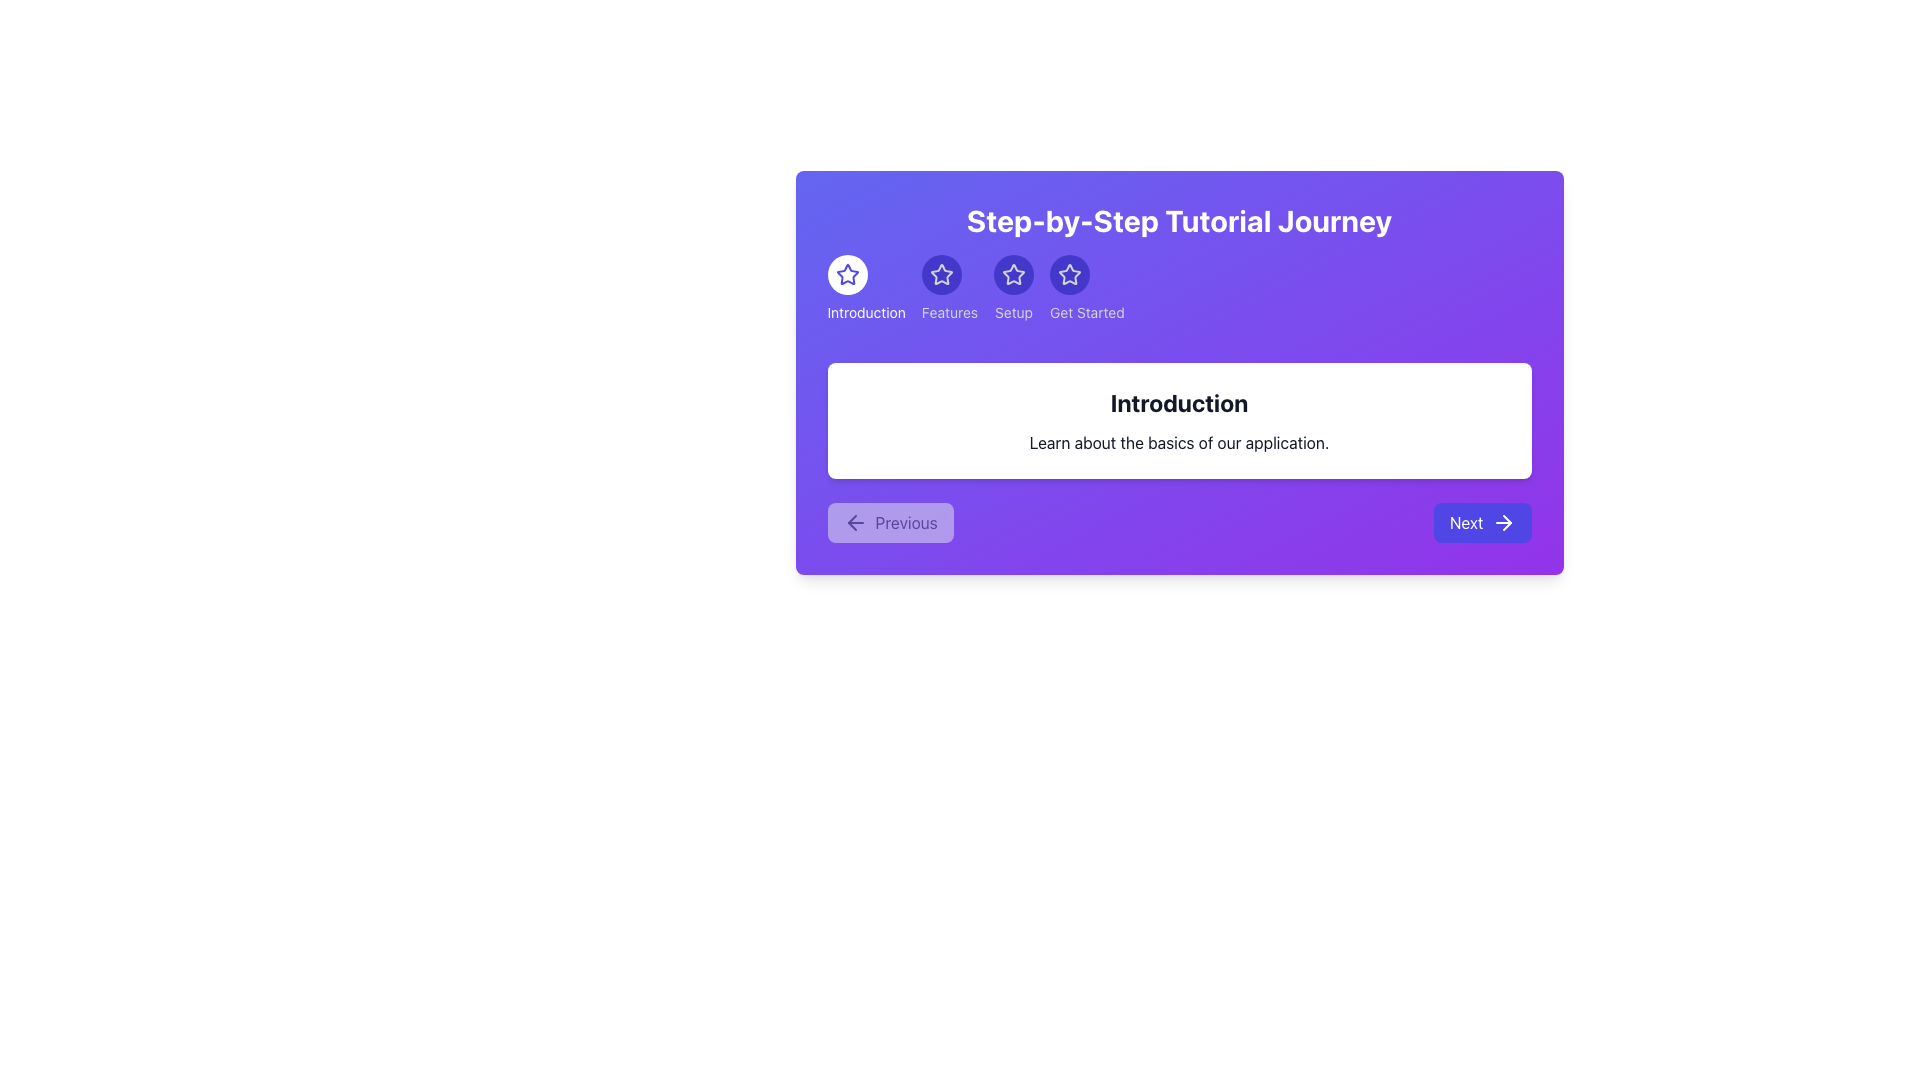 The width and height of the screenshot is (1920, 1080). I want to click on the 'Setup' button, which is the third button in the navigation bar for the Step-by-Step Tutorial Journey, so click(1014, 274).